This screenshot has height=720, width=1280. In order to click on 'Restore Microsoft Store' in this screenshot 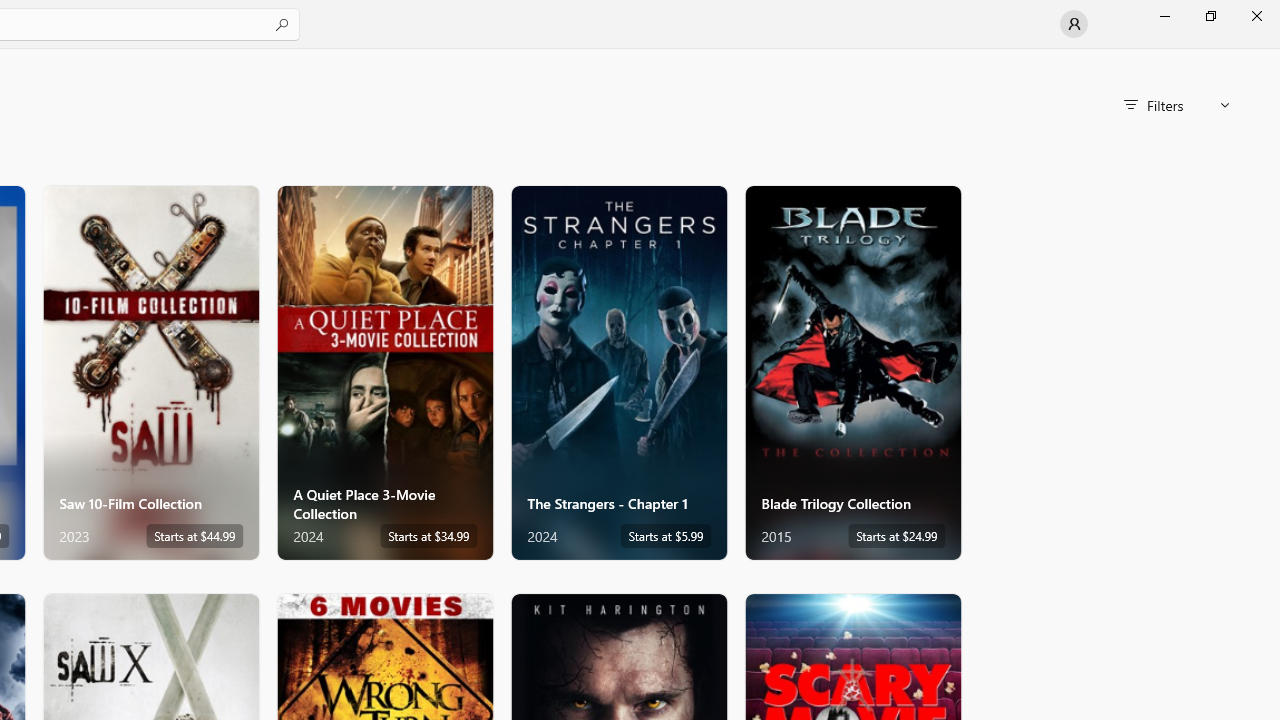, I will do `click(1209, 15)`.